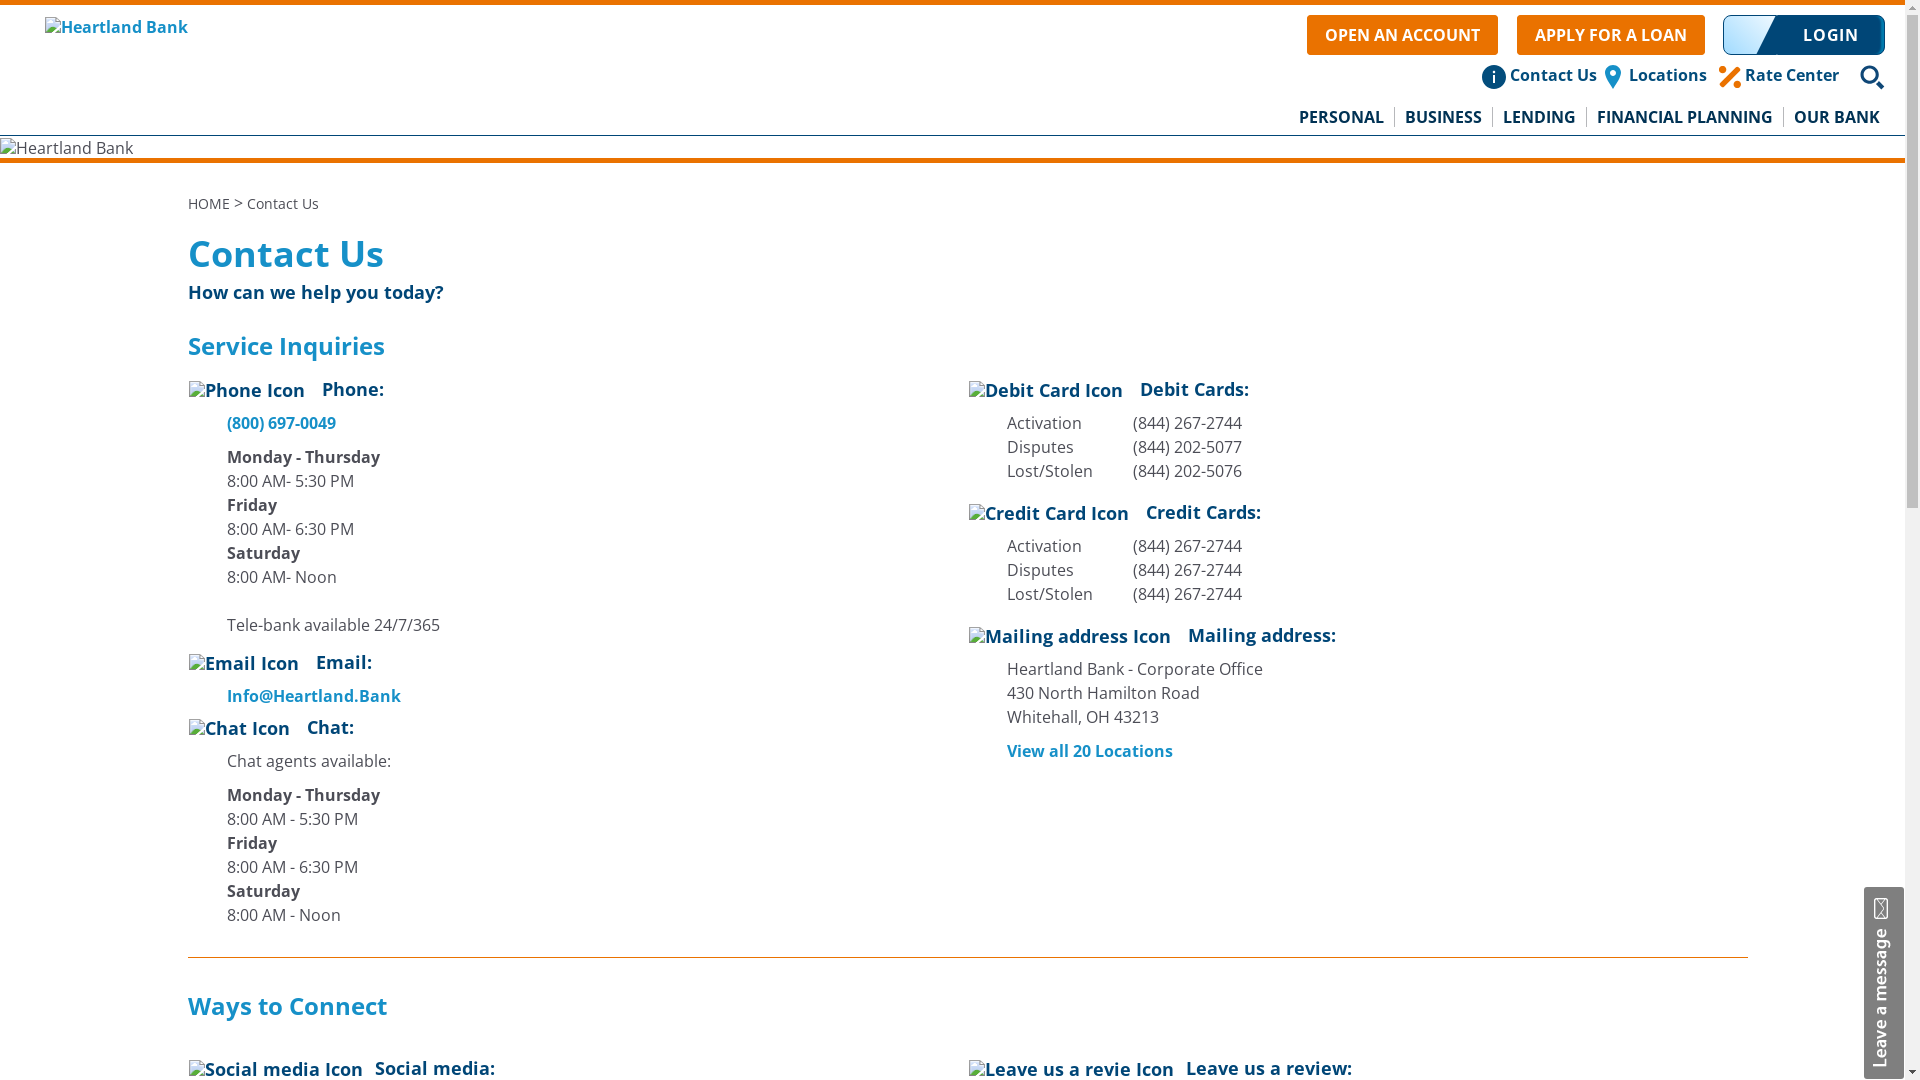 The width and height of the screenshot is (1920, 1080). What do you see at coordinates (115, 24) in the screenshot?
I see `'Heartland Bank'` at bounding box center [115, 24].